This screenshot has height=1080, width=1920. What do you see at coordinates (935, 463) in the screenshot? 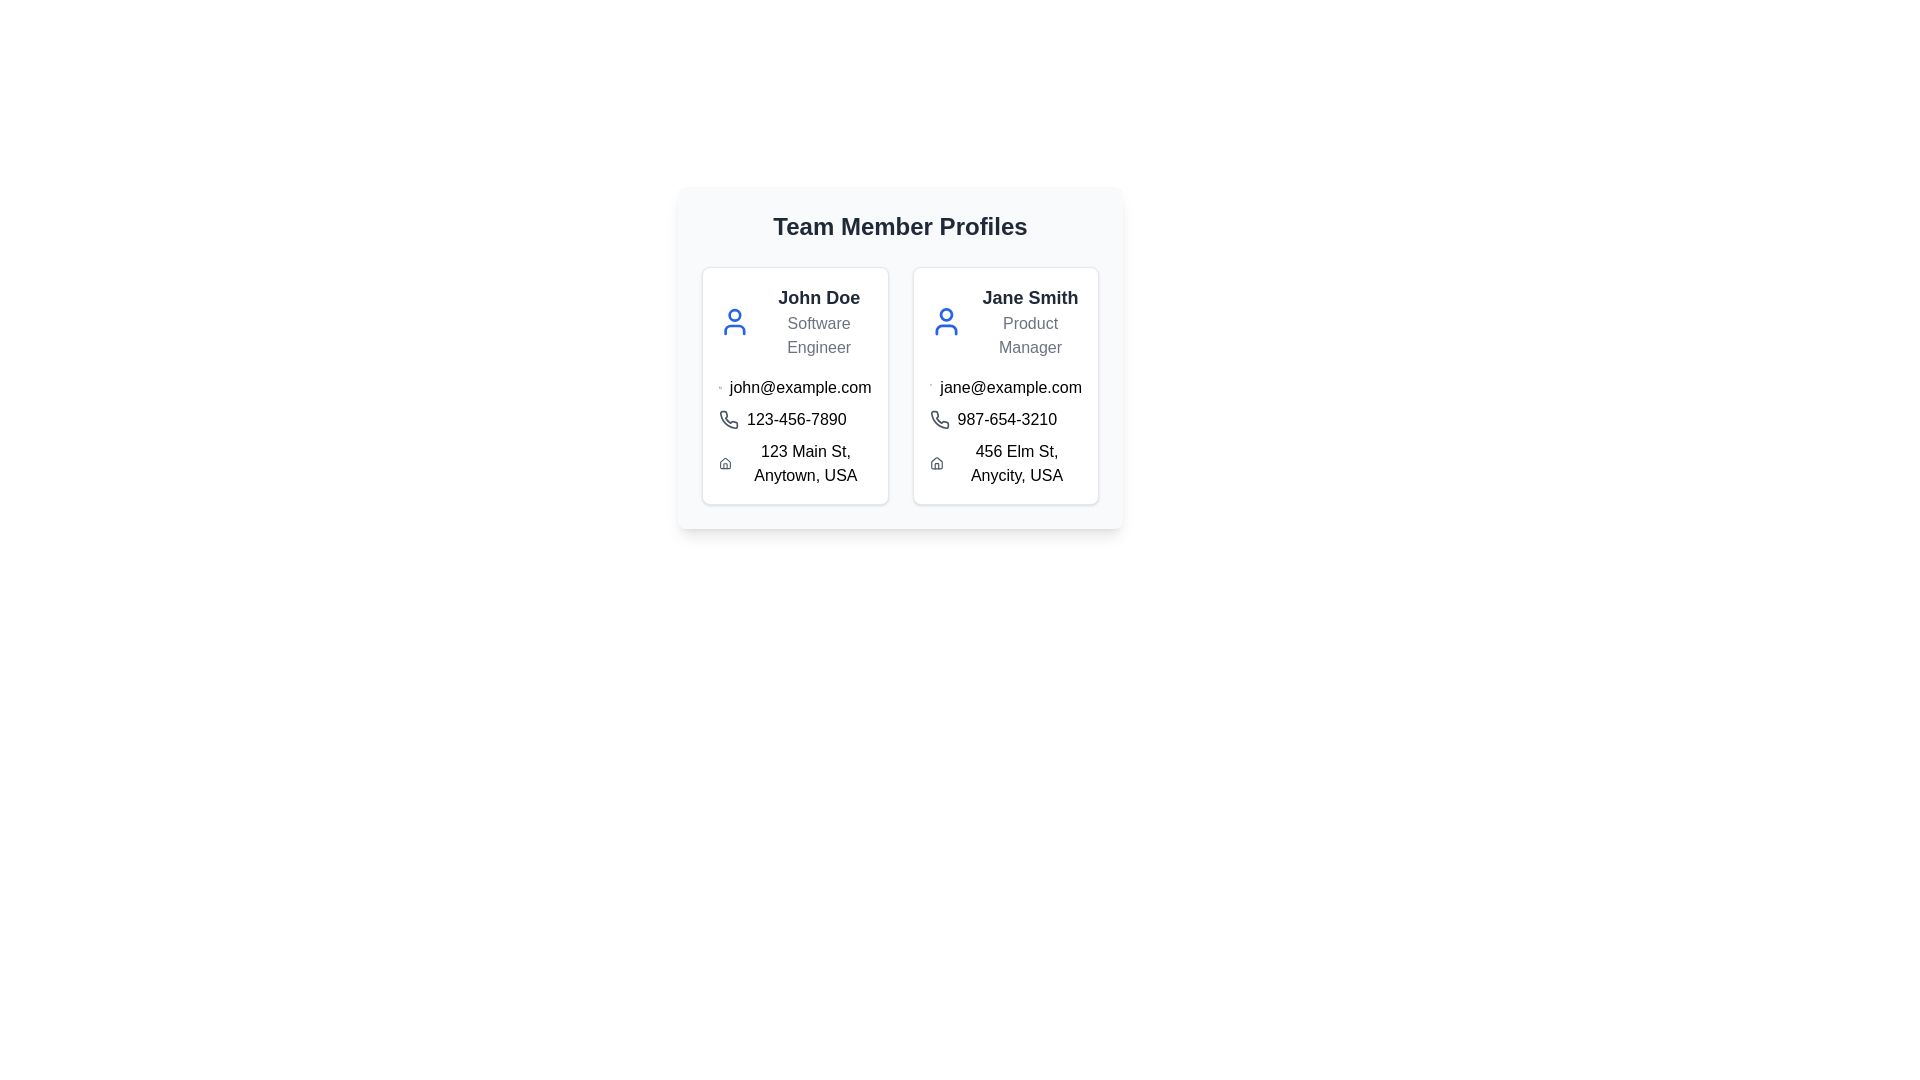
I see `the small house icon with a gray outline located next to the address '456 Elm St, Anycity, USA' in the right profile card` at bounding box center [935, 463].